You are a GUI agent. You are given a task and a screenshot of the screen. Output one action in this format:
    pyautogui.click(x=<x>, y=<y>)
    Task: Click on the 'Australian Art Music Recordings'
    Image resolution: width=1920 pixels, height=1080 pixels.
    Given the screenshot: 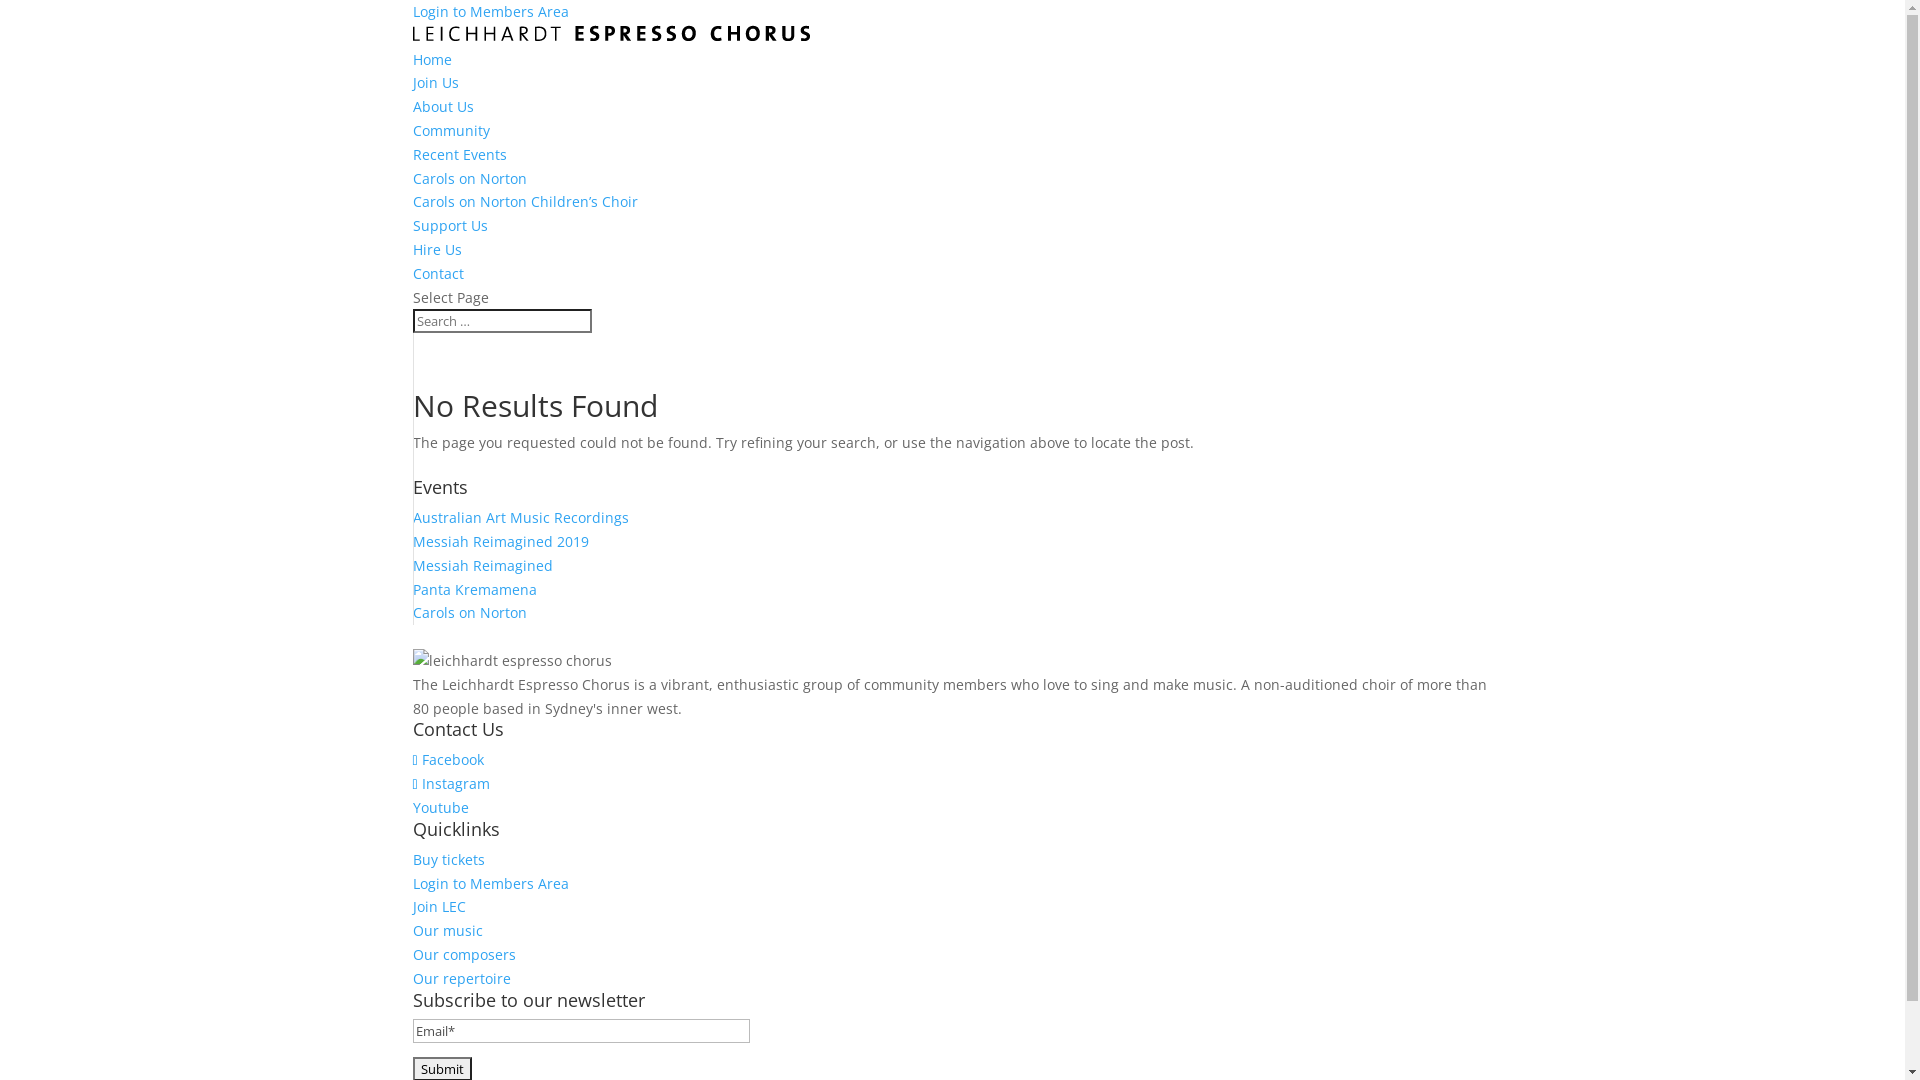 What is the action you would take?
    pyautogui.click(x=519, y=516)
    